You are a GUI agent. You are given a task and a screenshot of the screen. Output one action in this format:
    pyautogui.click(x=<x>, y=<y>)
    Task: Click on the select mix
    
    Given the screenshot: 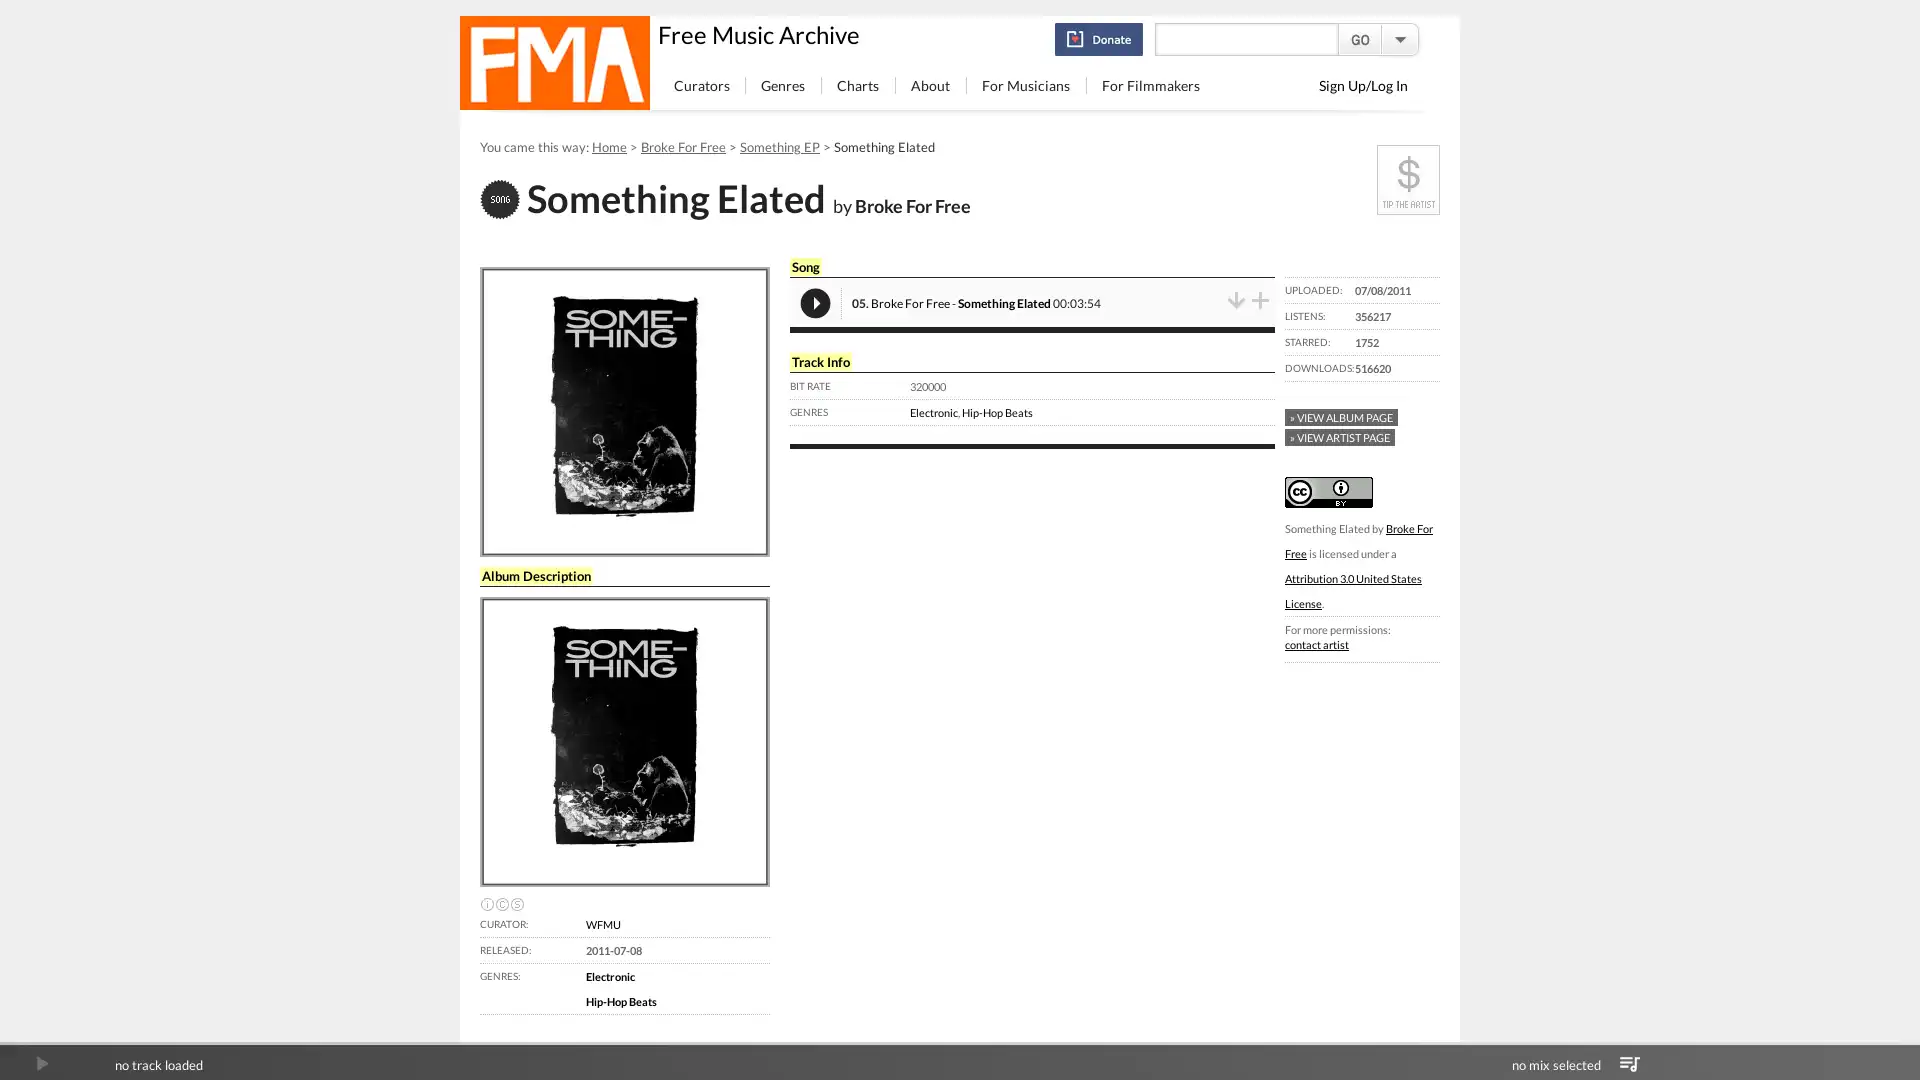 What is the action you would take?
    pyautogui.click(x=1629, y=1063)
    